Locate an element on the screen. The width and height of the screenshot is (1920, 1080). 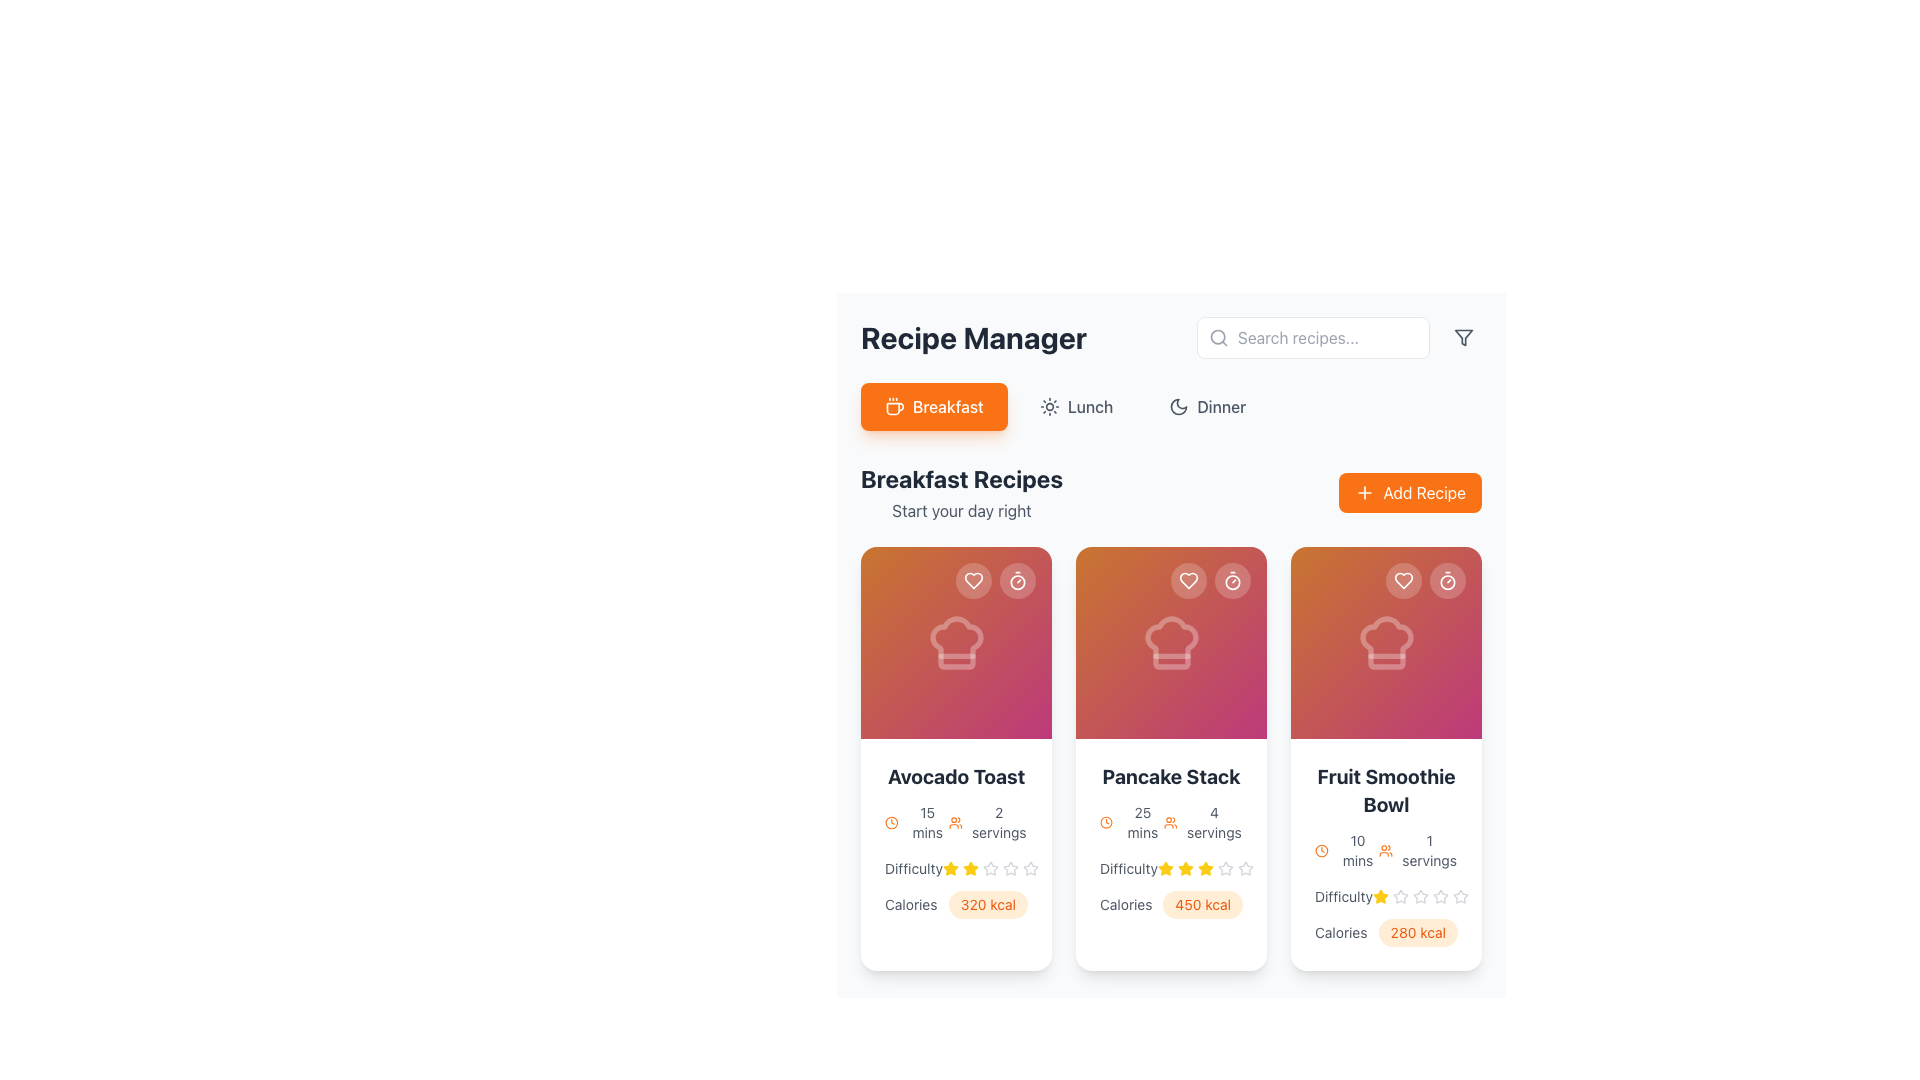
the third star icon representing the third level of difficulty in the 5-star rating system for the recipe 'Fruit Smoothie Bowl' located in the 'Breakfast Recipes' section is located at coordinates (1419, 896).